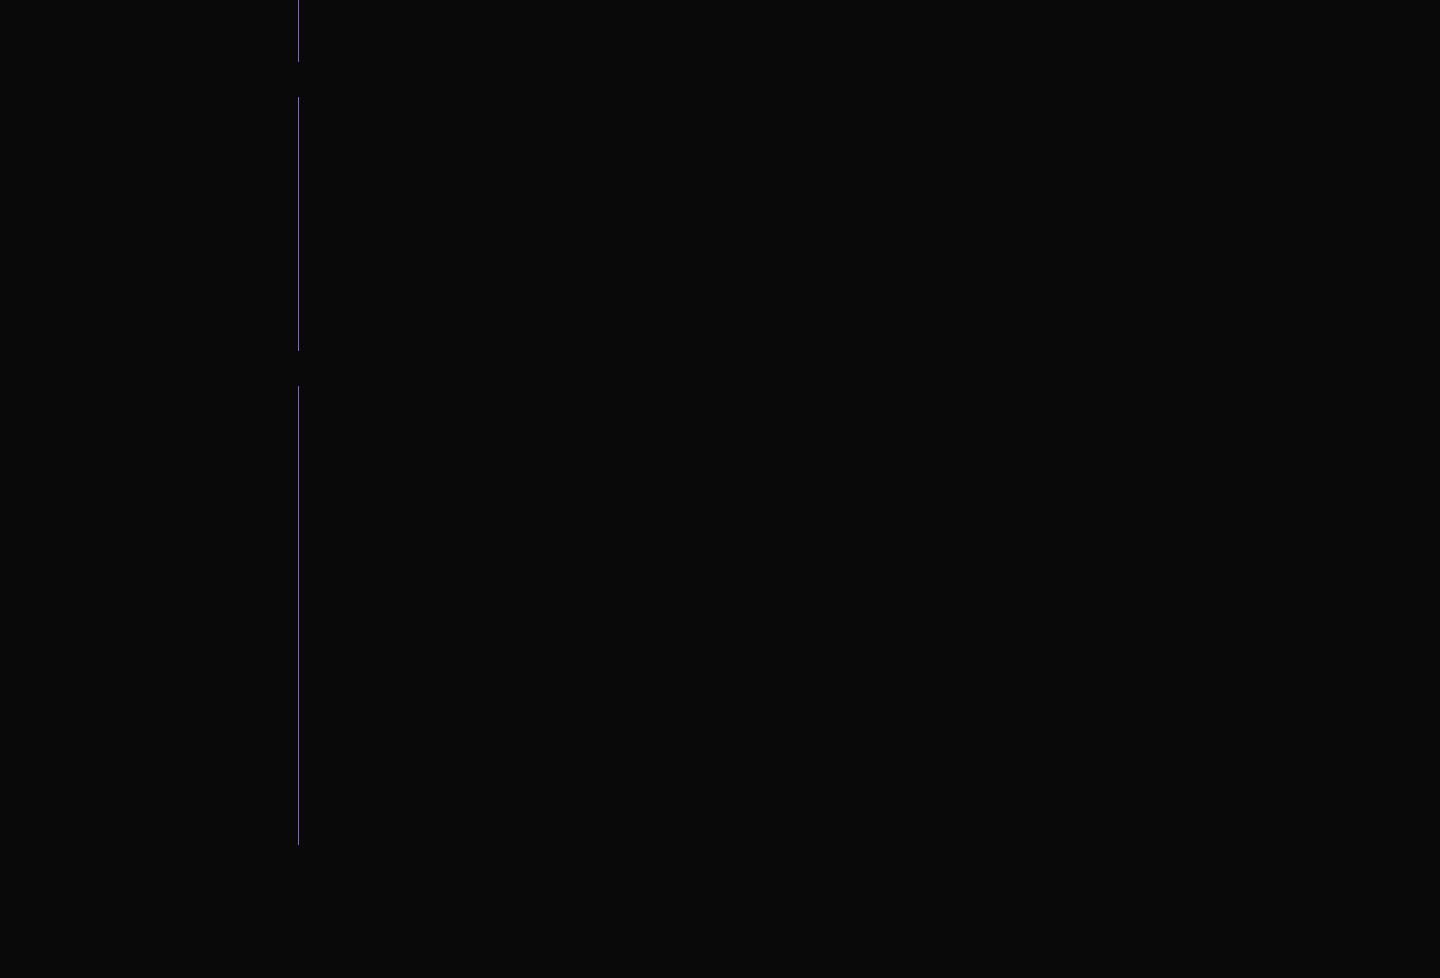 This screenshot has width=1440, height=978. I want to click on 'I consent to receive automated marketing by text message', so click(1100, 775).